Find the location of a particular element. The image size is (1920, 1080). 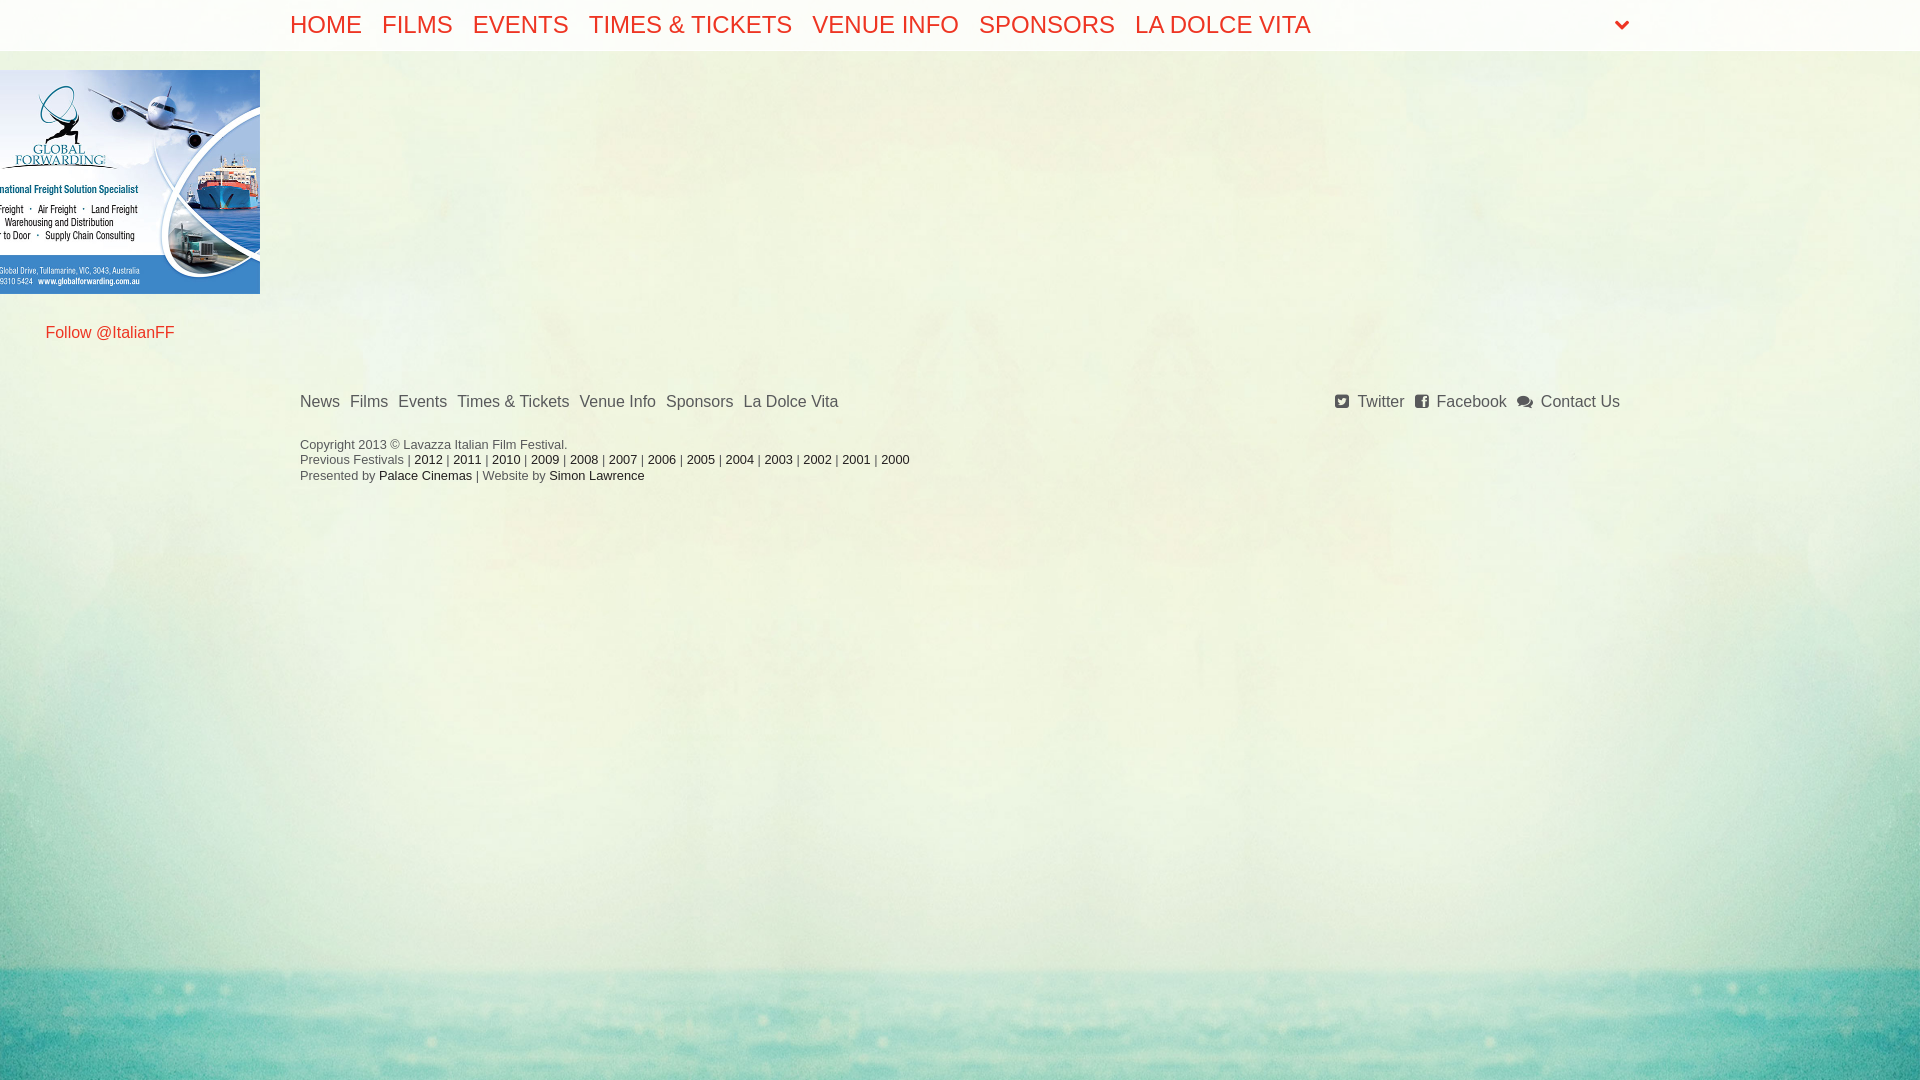

'2011' is located at coordinates (465, 459).